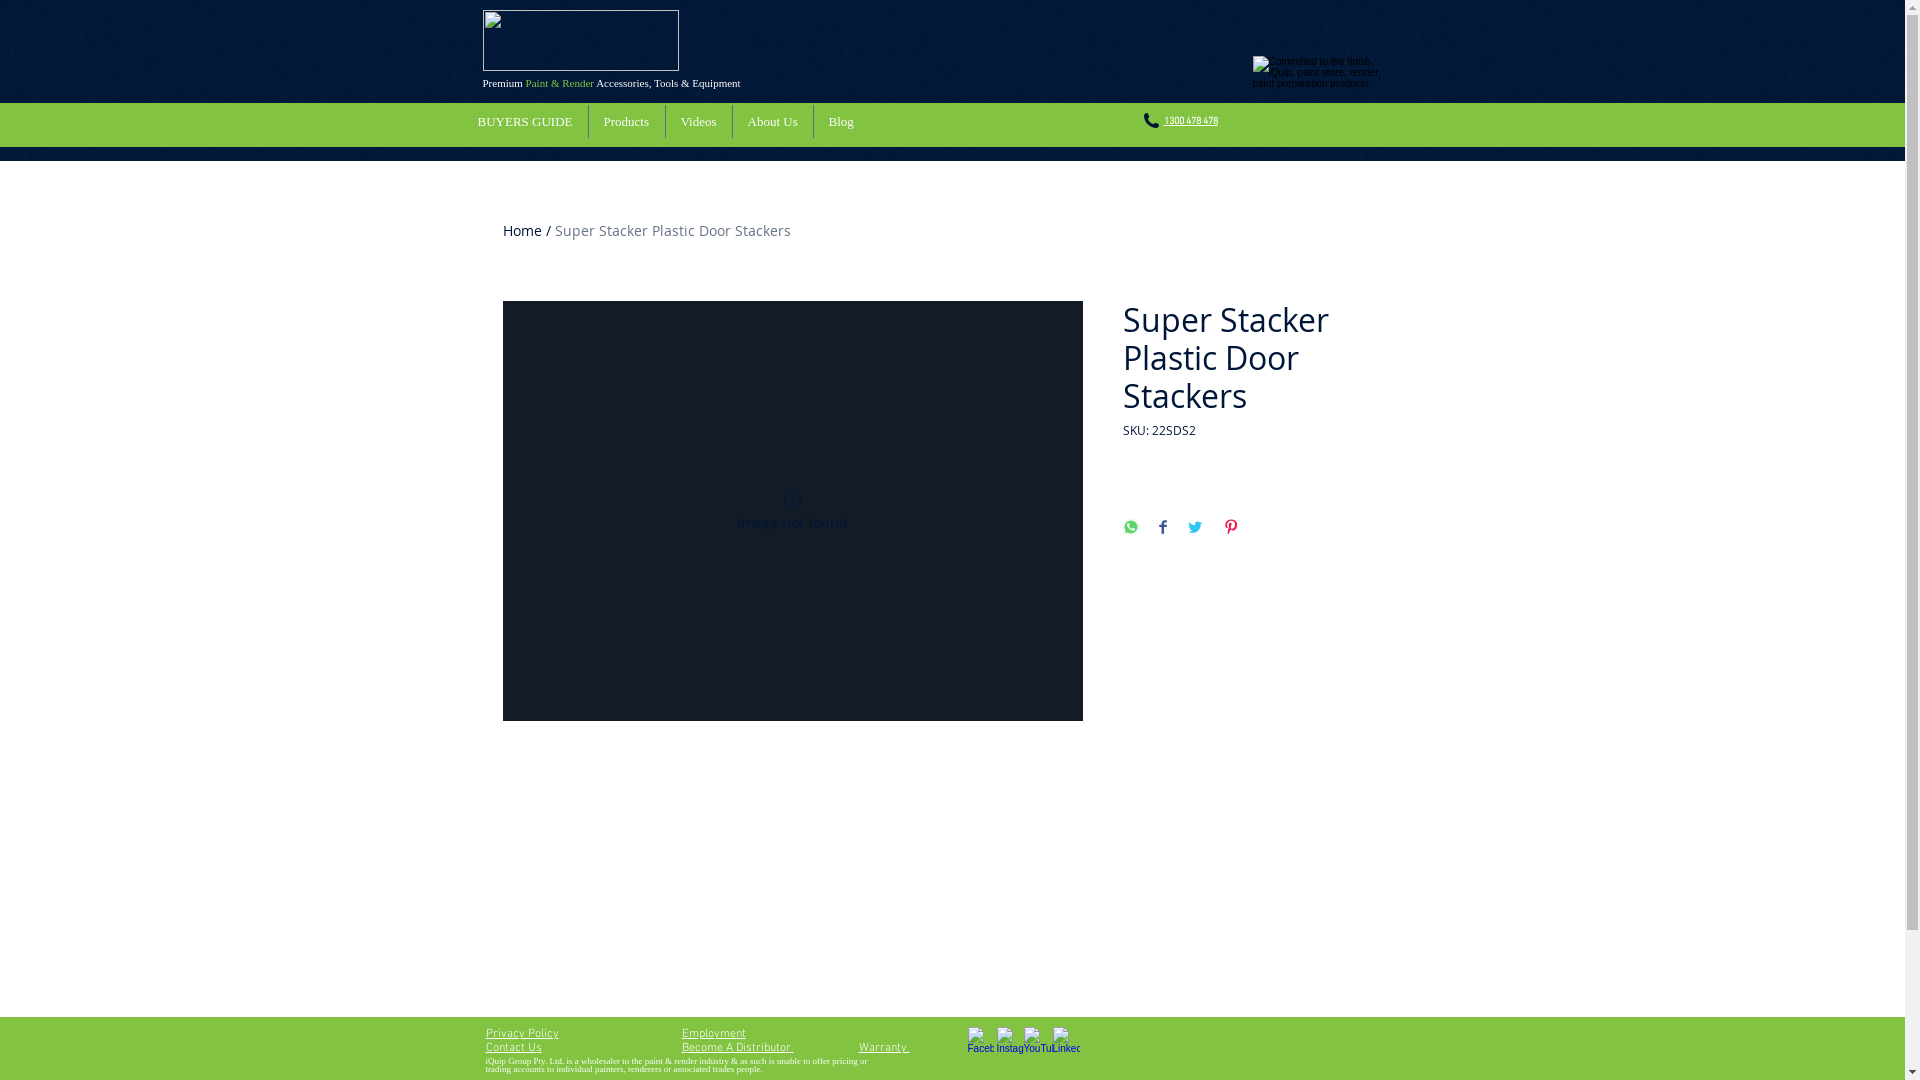  I want to click on 'Super Stacker Plastic Door Stackers', so click(672, 229).